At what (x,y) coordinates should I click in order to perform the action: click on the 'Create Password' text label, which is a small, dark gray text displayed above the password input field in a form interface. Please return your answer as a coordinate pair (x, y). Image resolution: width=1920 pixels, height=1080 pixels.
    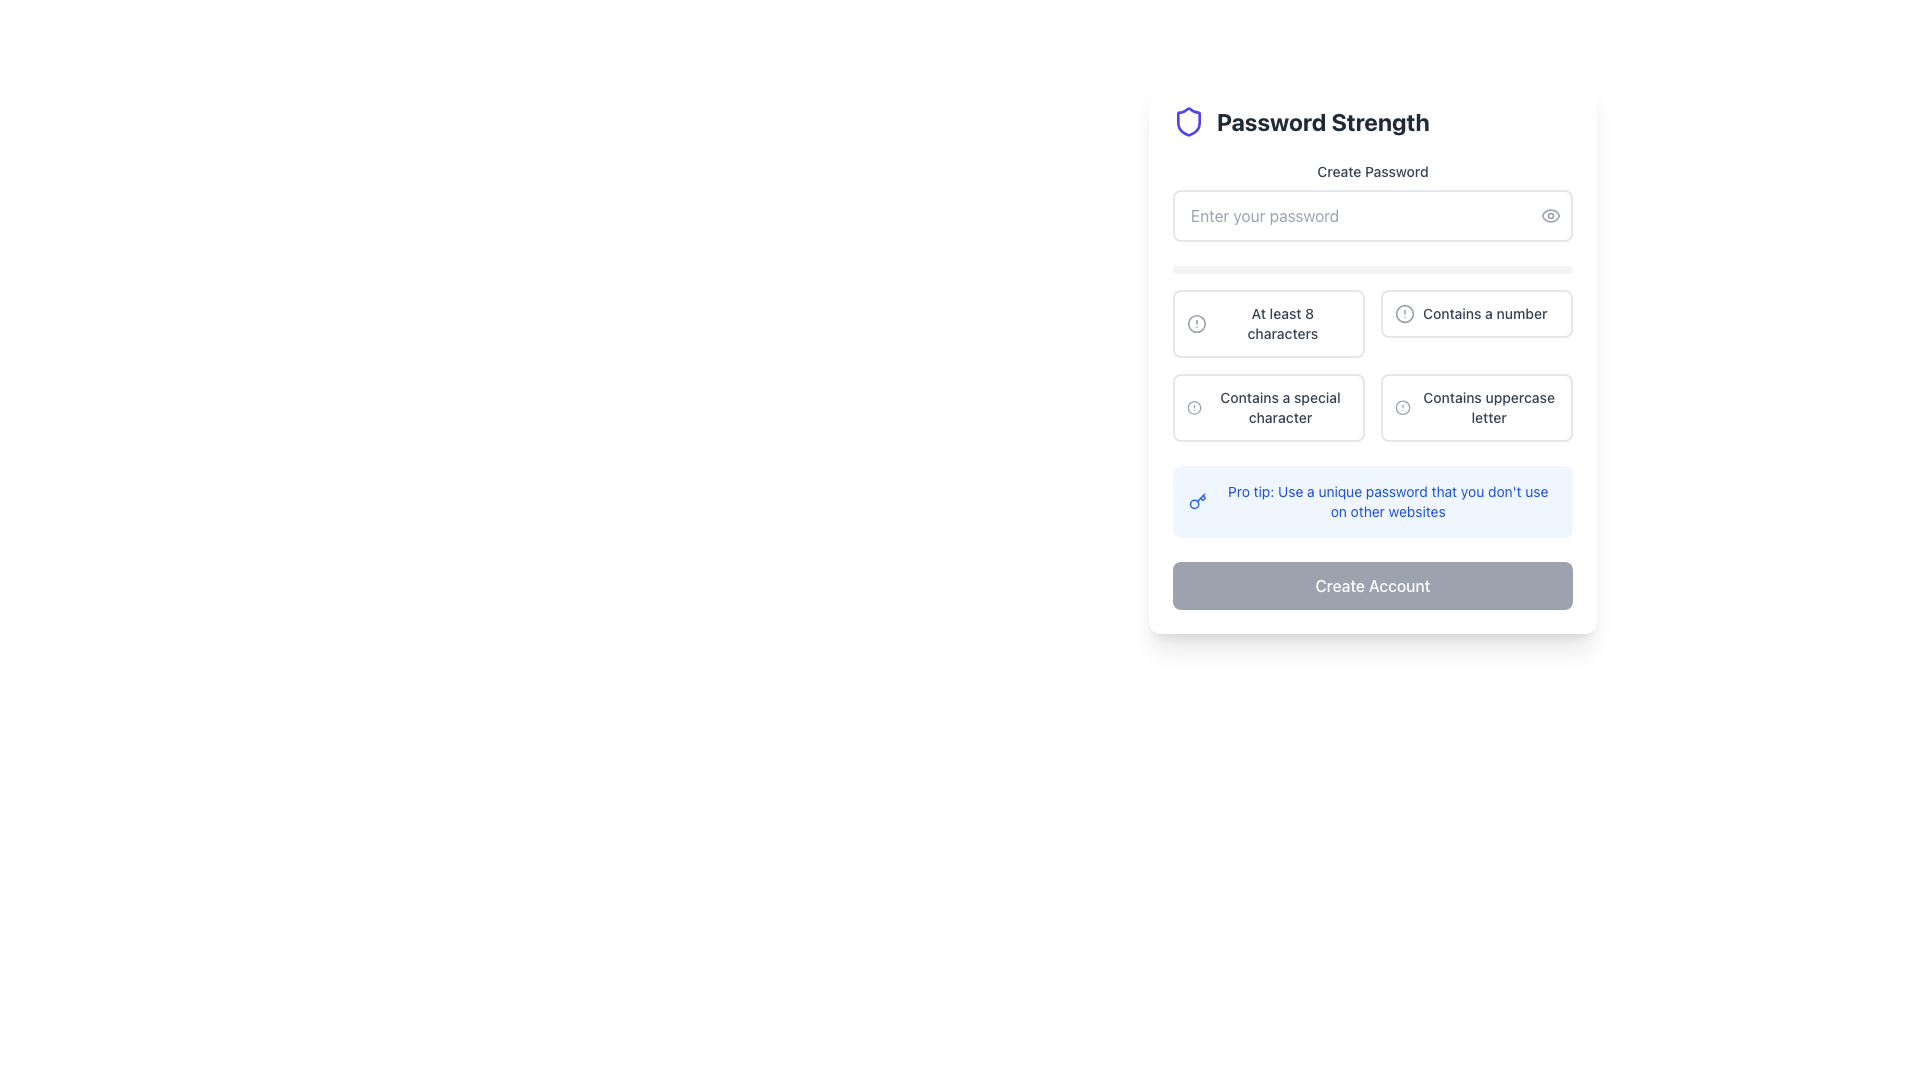
    Looking at the image, I should click on (1371, 171).